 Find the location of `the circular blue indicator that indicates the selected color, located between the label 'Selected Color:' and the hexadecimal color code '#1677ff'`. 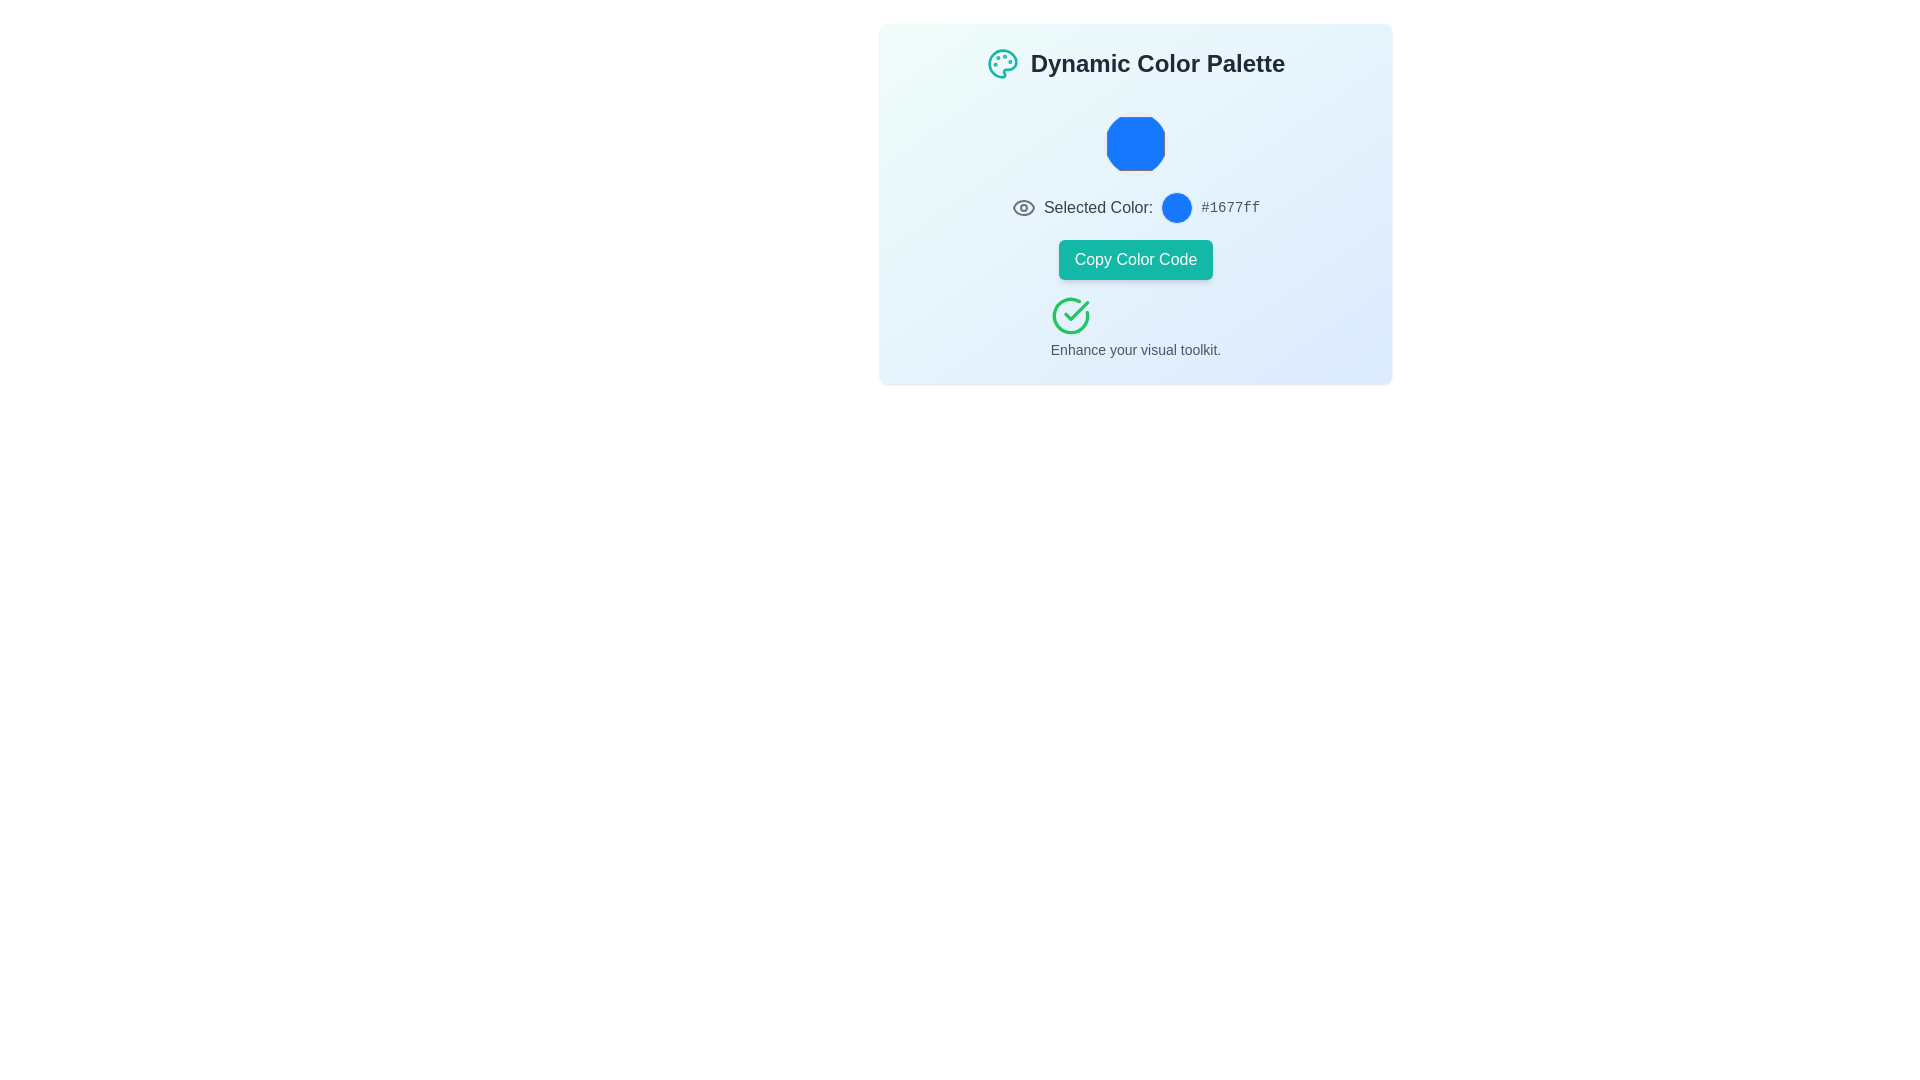

the circular blue indicator that indicates the selected color, located between the label 'Selected Color:' and the hexadecimal color code '#1677ff' is located at coordinates (1177, 208).